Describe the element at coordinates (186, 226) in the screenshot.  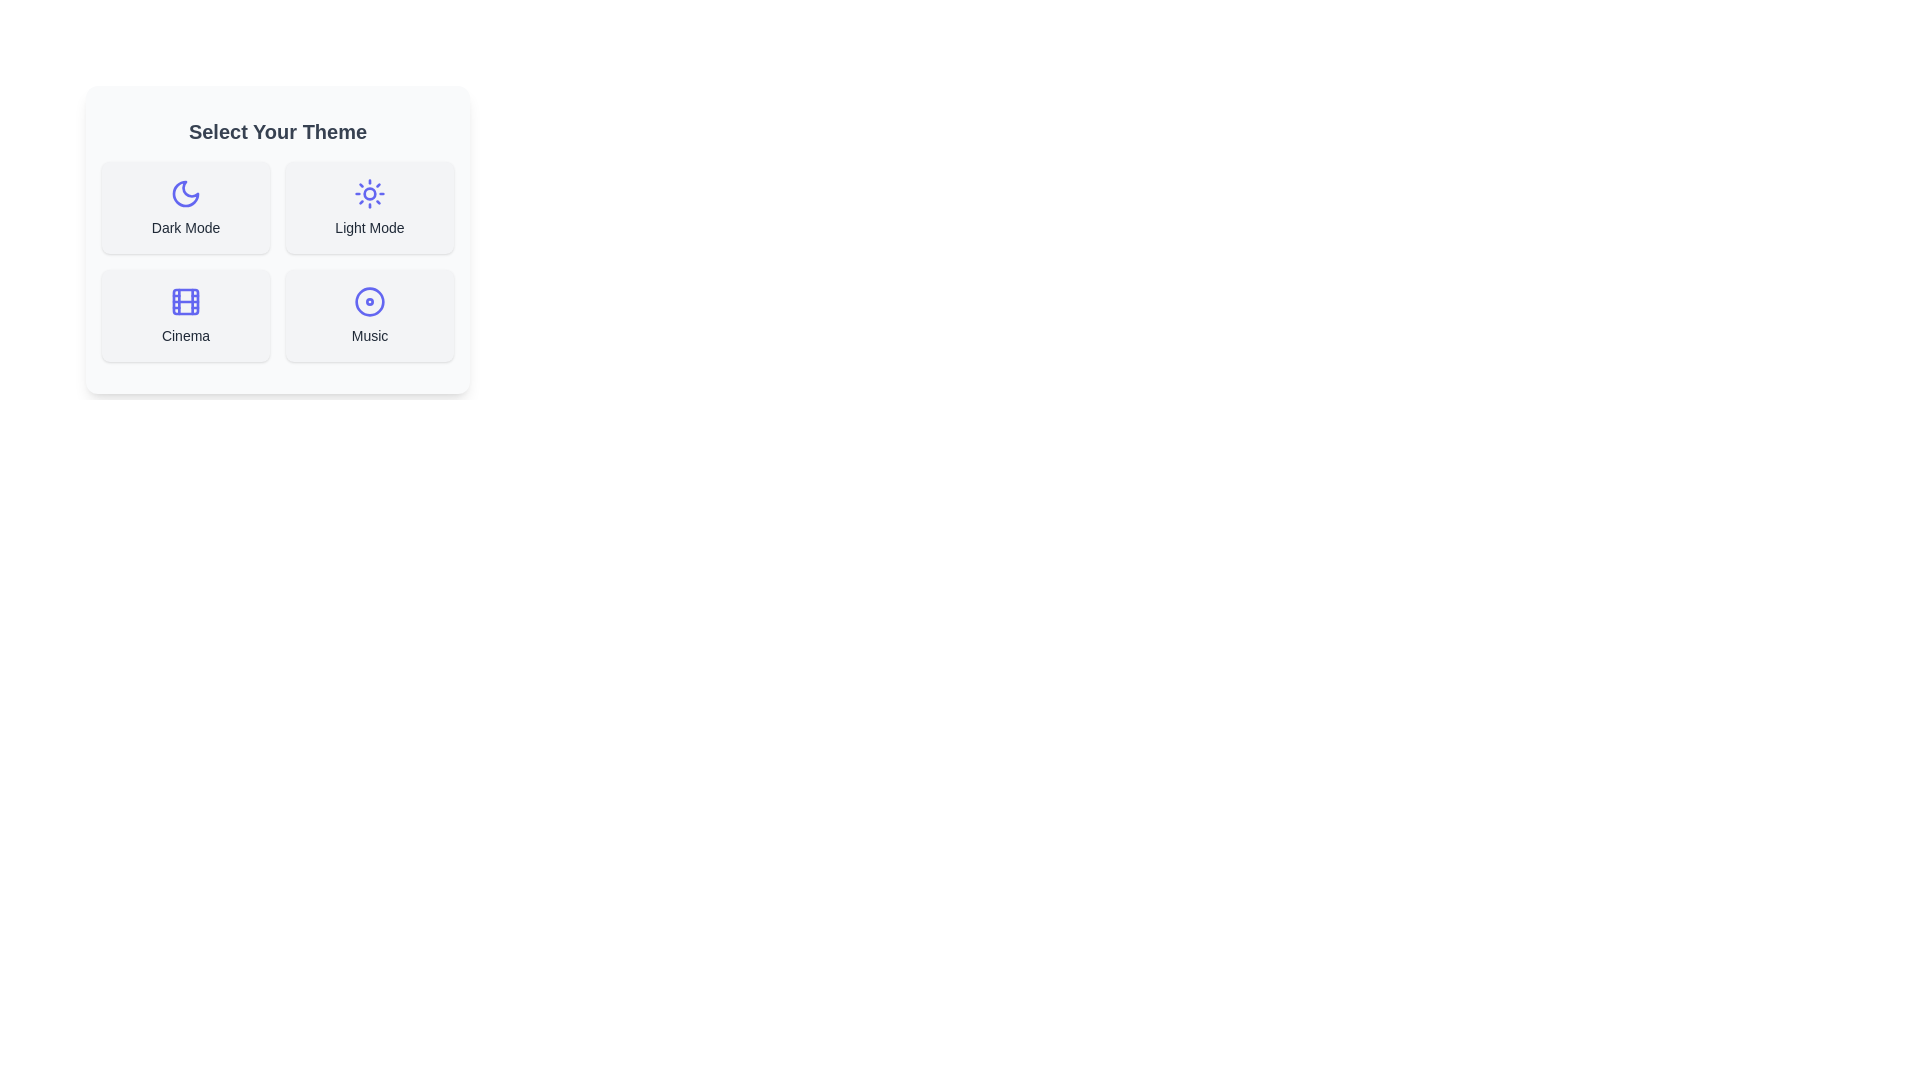
I see `text label that says 'Dark Mode' located centrally at the bottom of the 'Dark Mode' card, which is styled with rounded corners and a light gray background` at that location.